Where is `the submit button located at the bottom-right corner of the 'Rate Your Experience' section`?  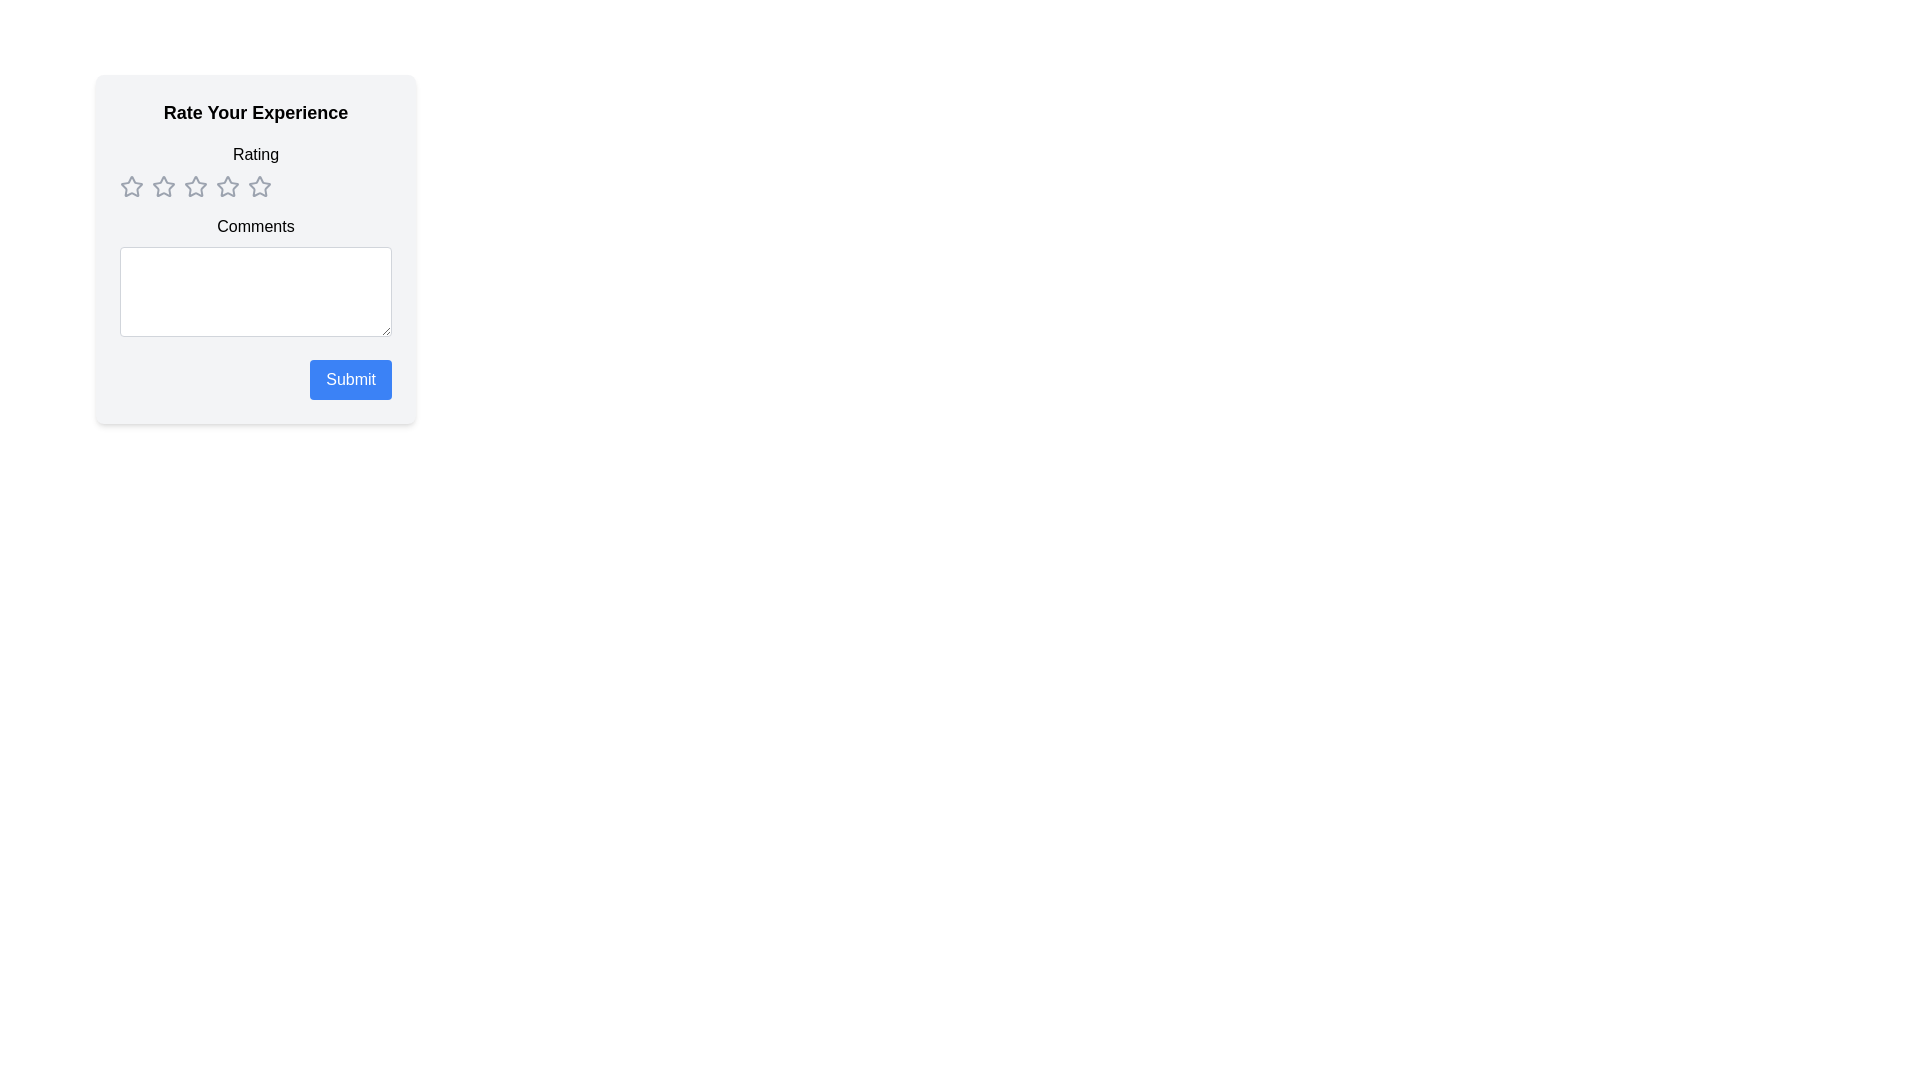 the submit button located at the bottom-right corner of the 'Rate Your Experience' section is located at coordinates (351, 380).